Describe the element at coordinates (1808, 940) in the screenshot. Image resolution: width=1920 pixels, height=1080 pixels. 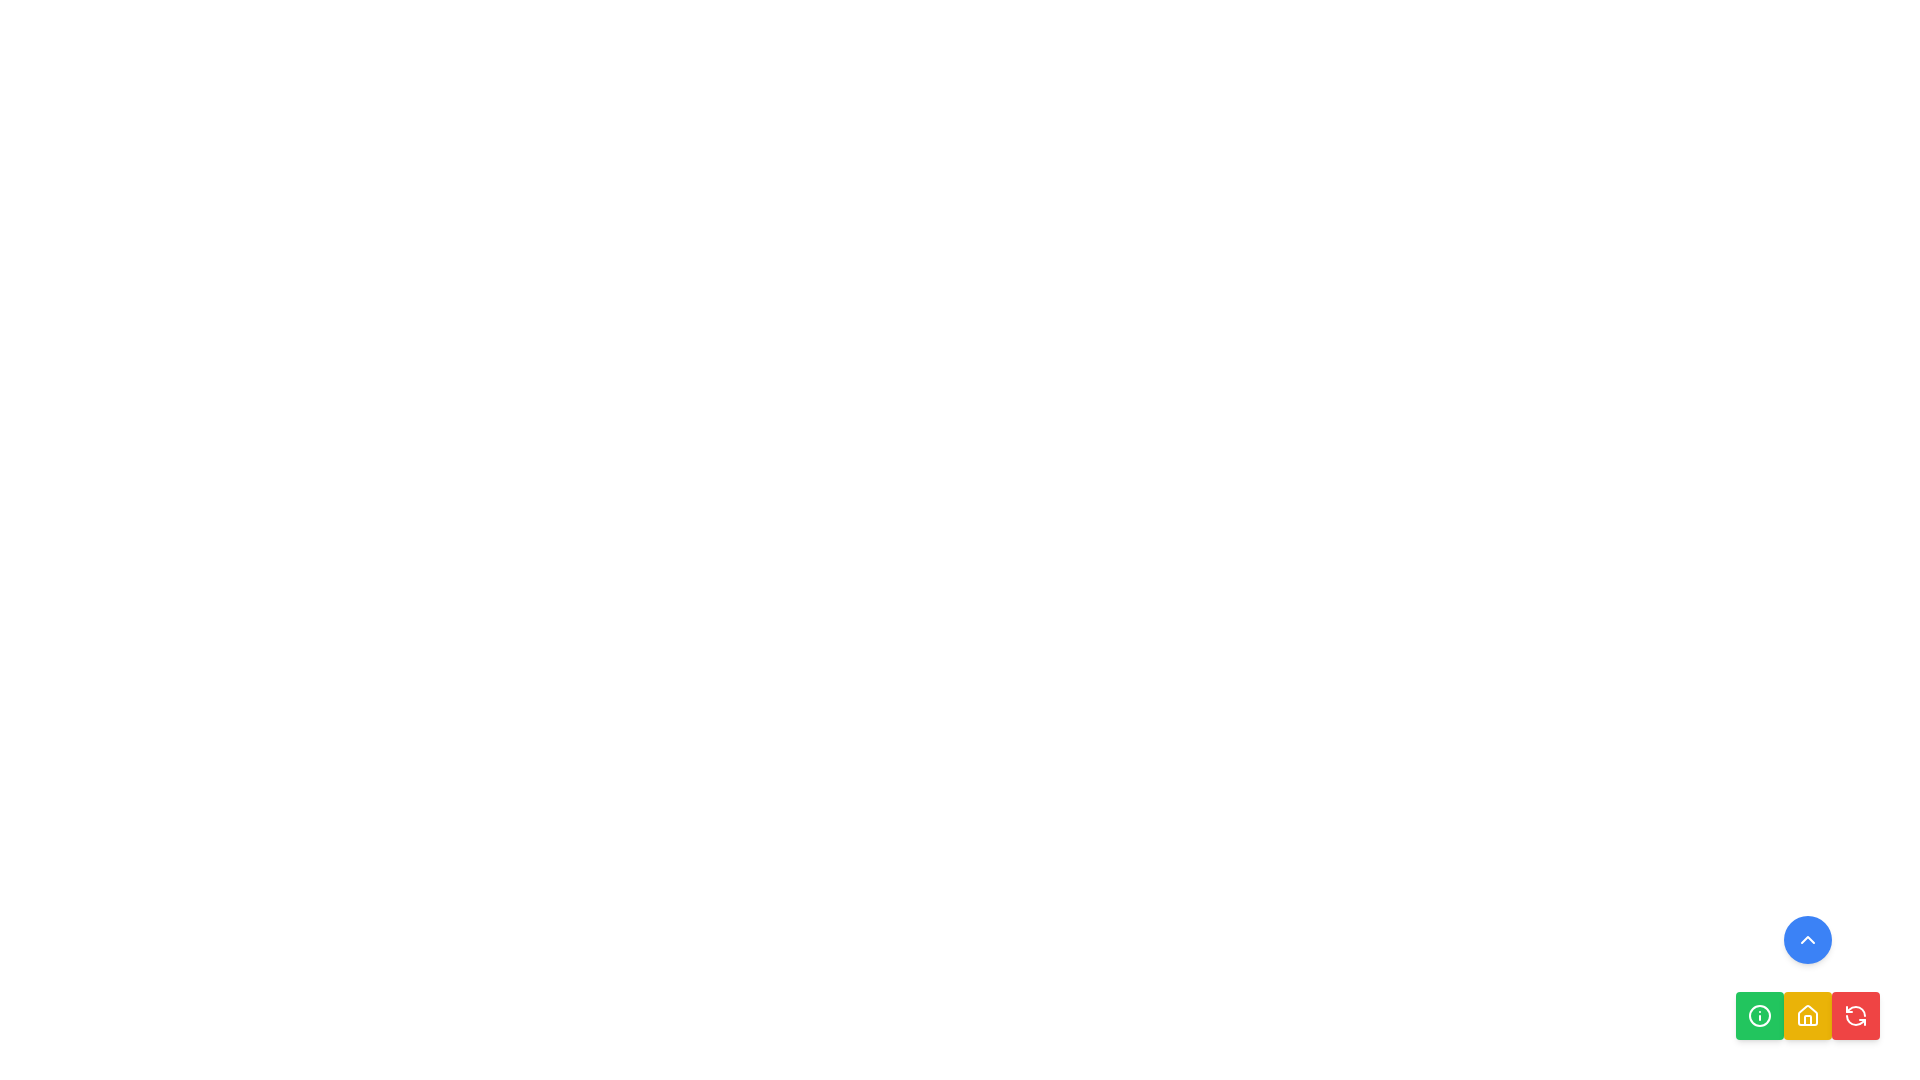
I see `the circular blue button with a white upward-pointing chevron to change its style` at that location.